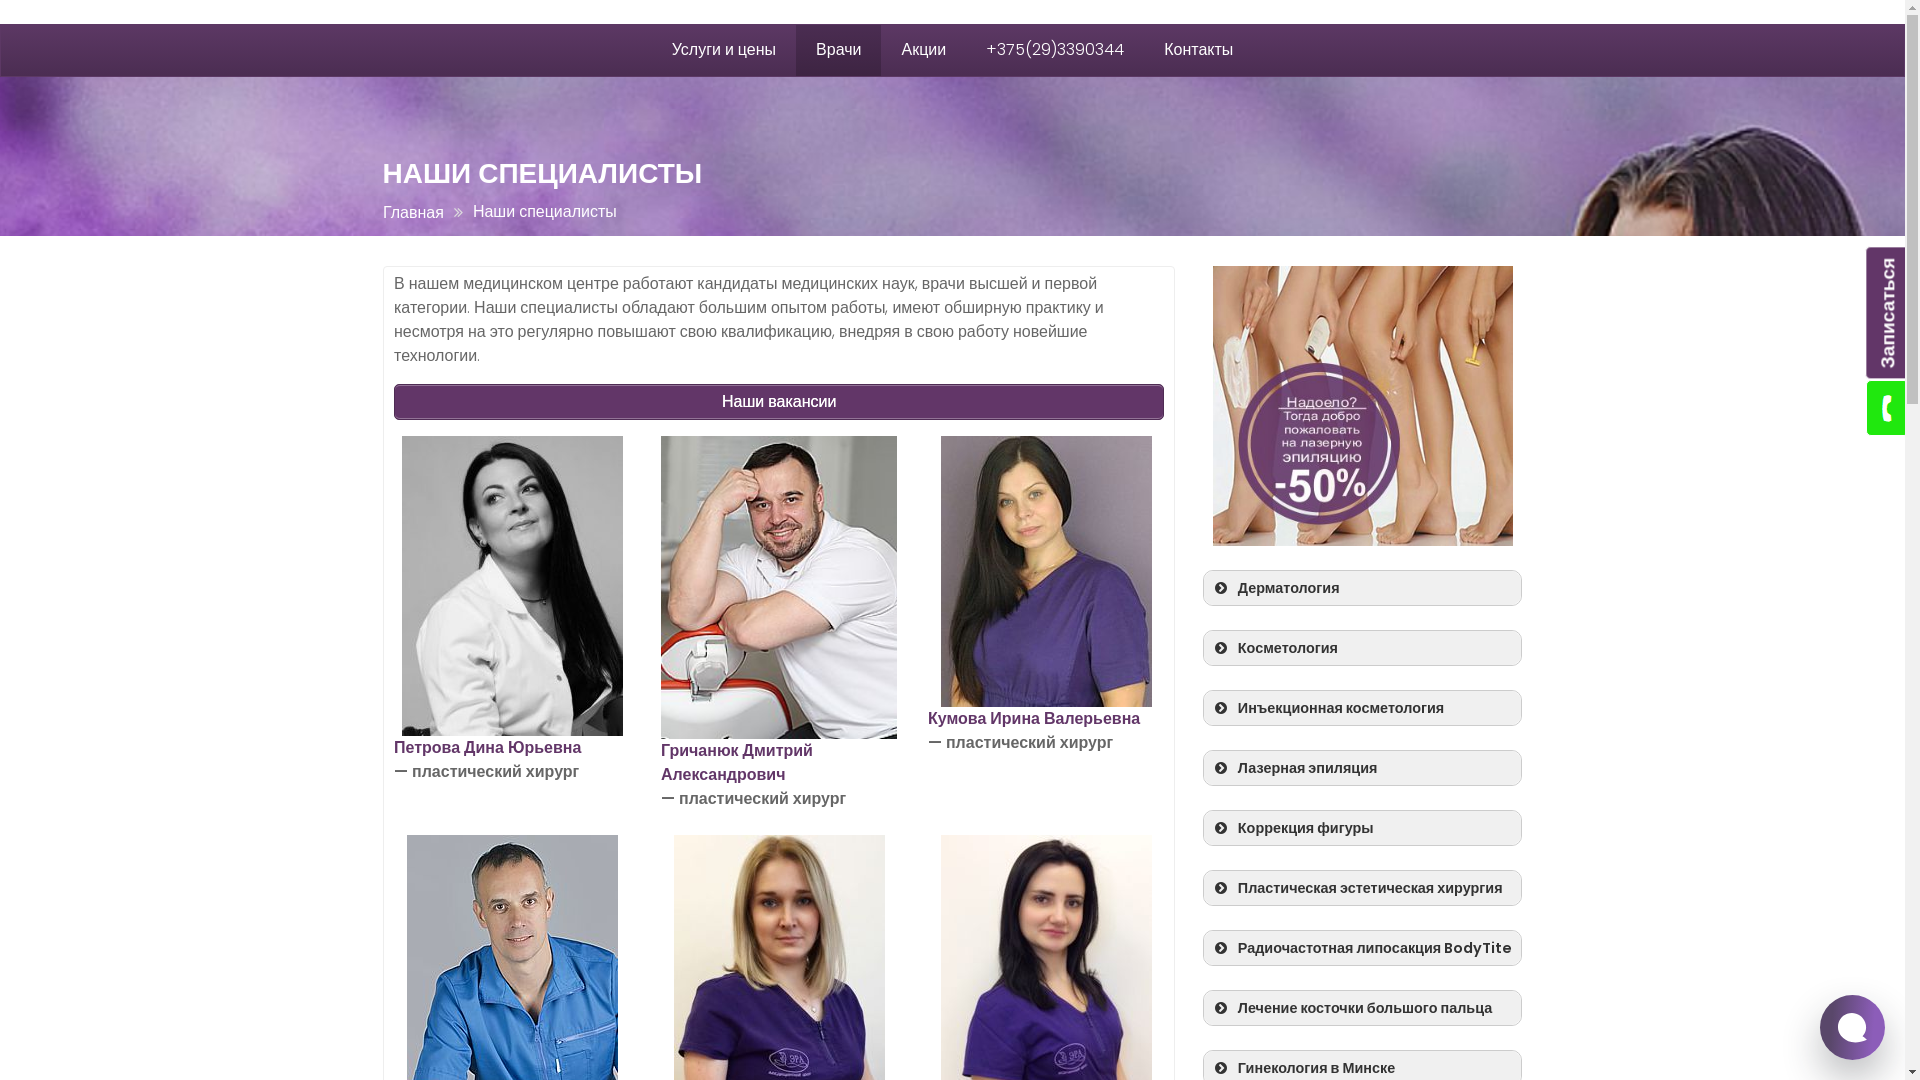 This screenshot has width=1920, height=1080. What do you see at coordinates (1054, 49) in the screenshot?
I see `'+375(29)3390344'` at bounding box center [1054, 49].